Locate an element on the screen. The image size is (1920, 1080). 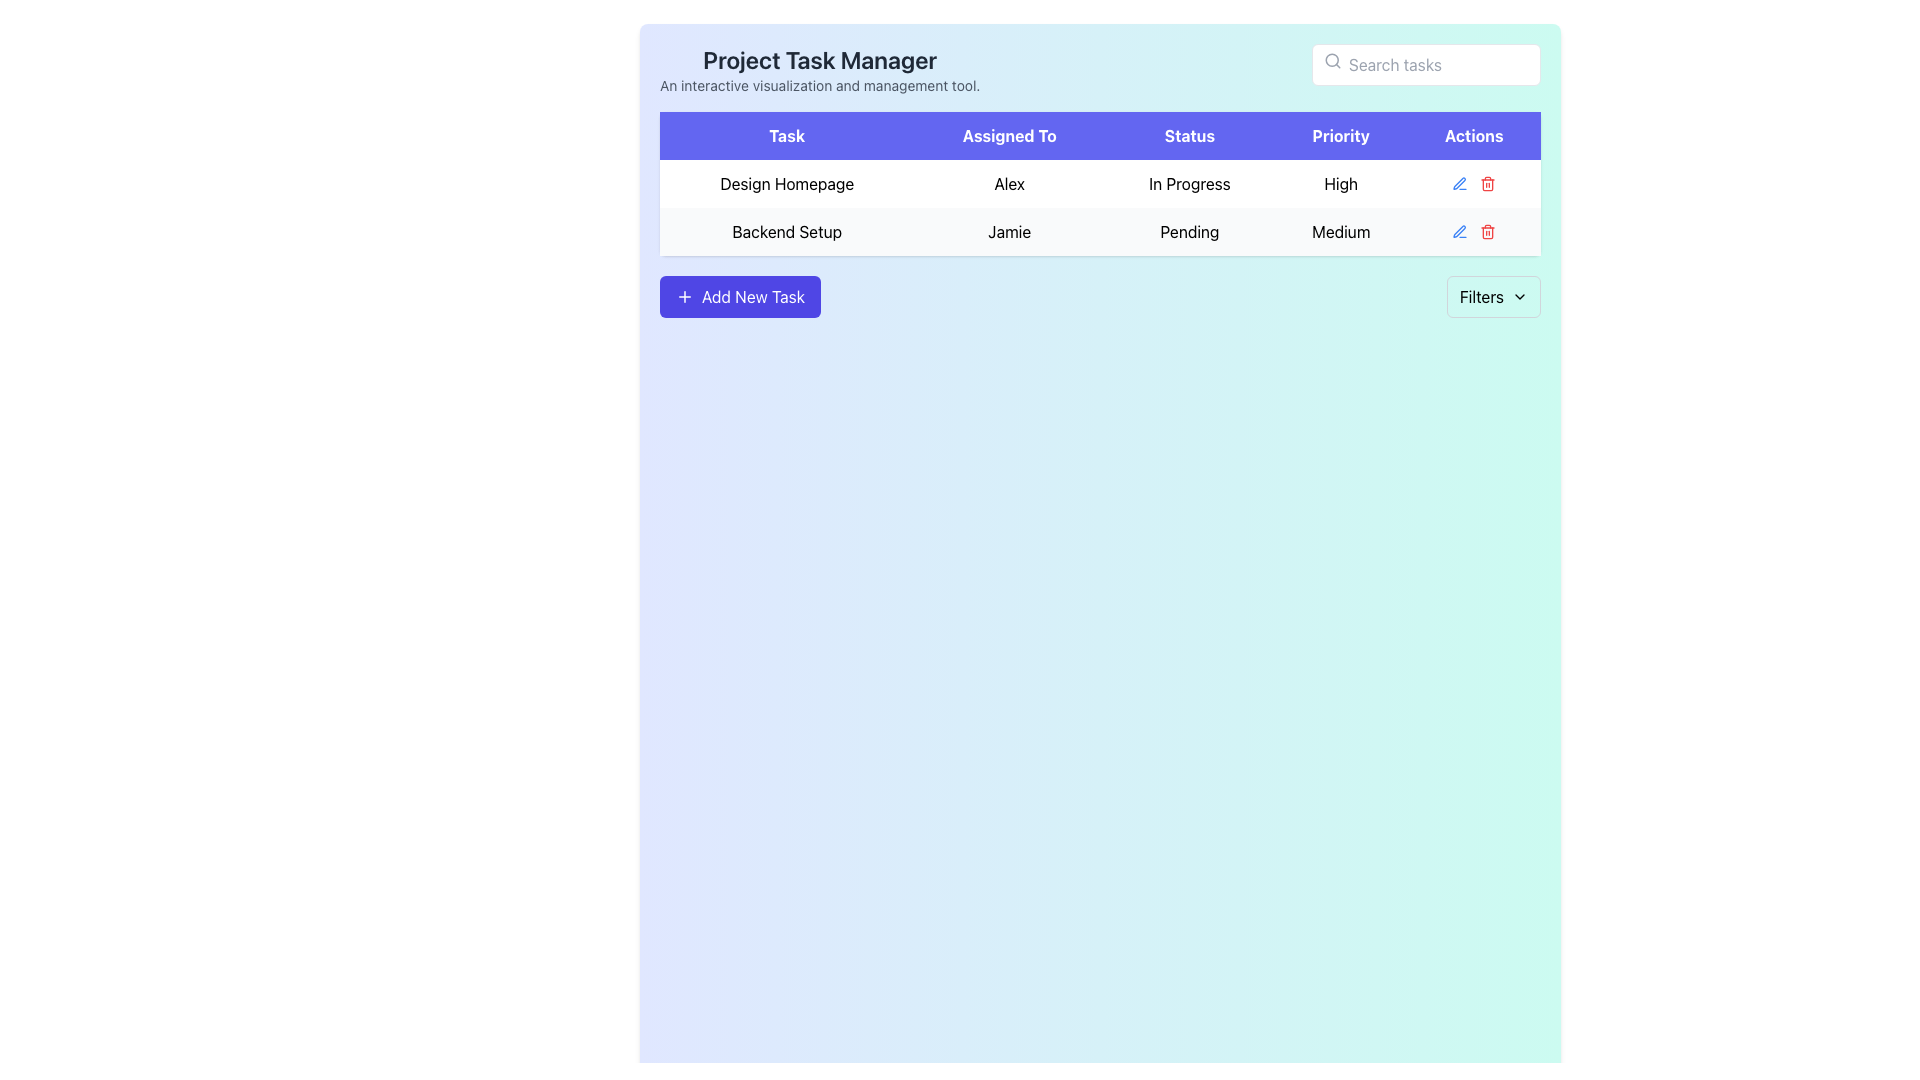
the edit button in the 'Actions' column of the first row is located at coordinates (1473, 184).